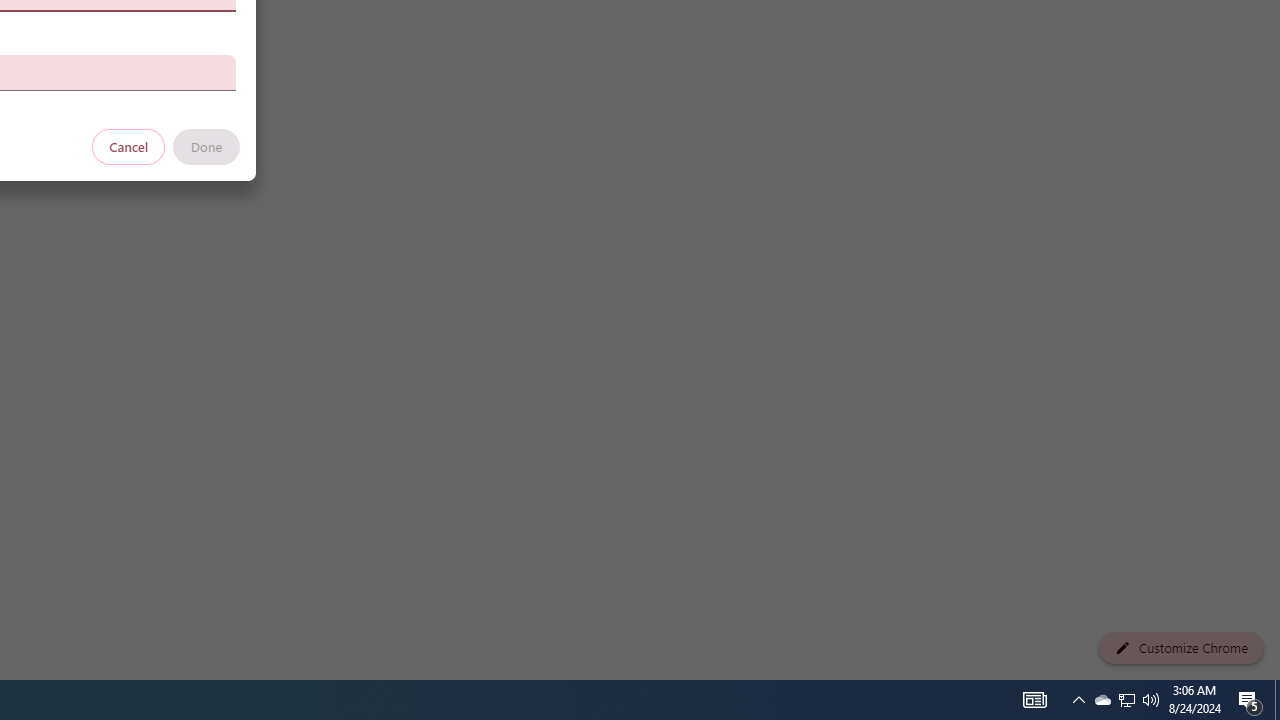 The height and width of the screenshot is (720, 1280). What do you see at coordinates (206, 145) in the screenshot?
I see `'Done'` at bounding box center [206, 145].